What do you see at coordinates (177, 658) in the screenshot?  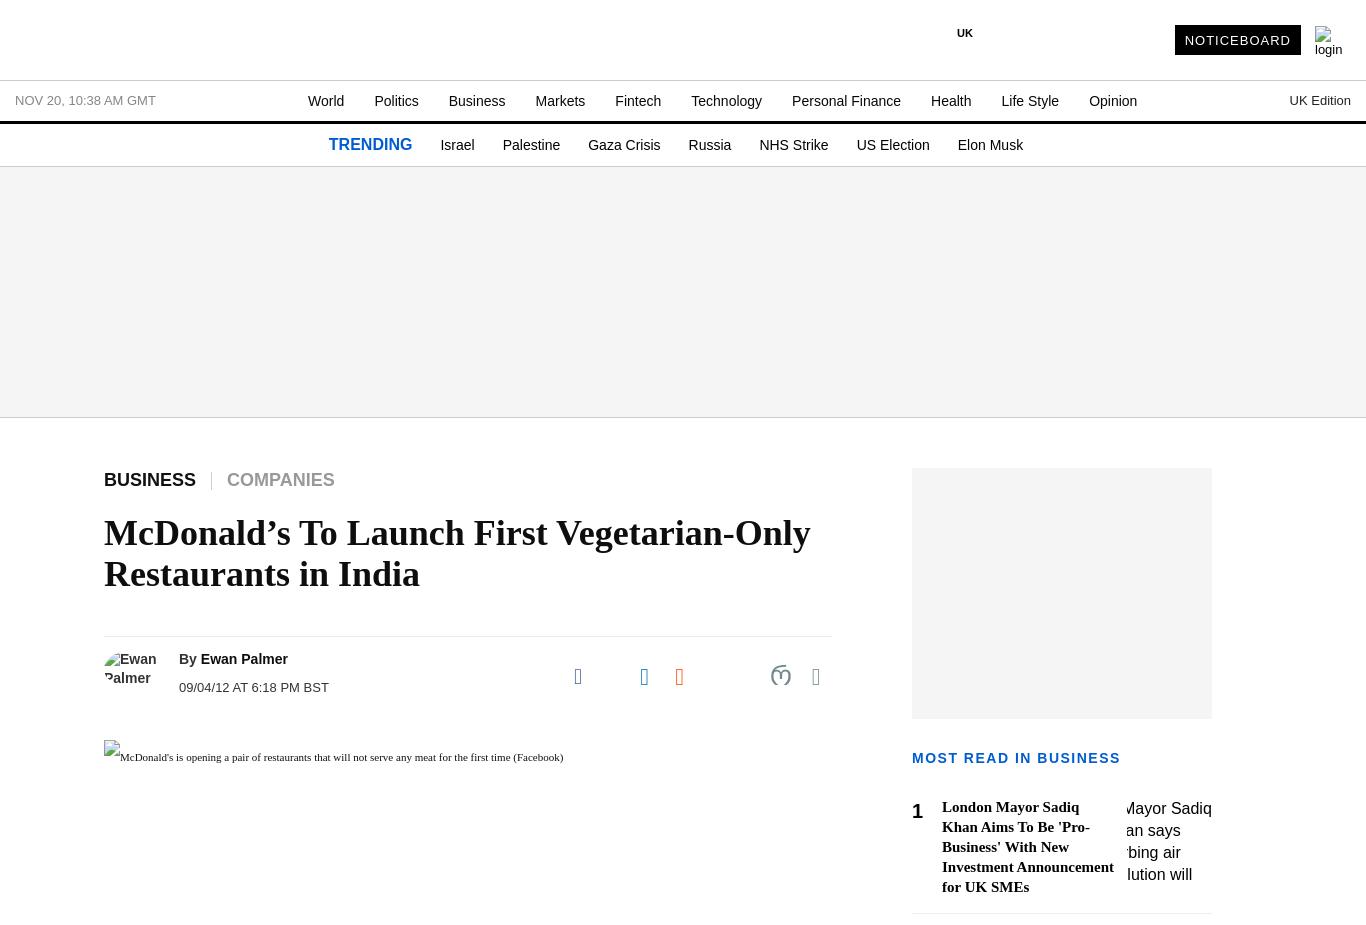 I see `'By'` at bounding box center [177, 658].